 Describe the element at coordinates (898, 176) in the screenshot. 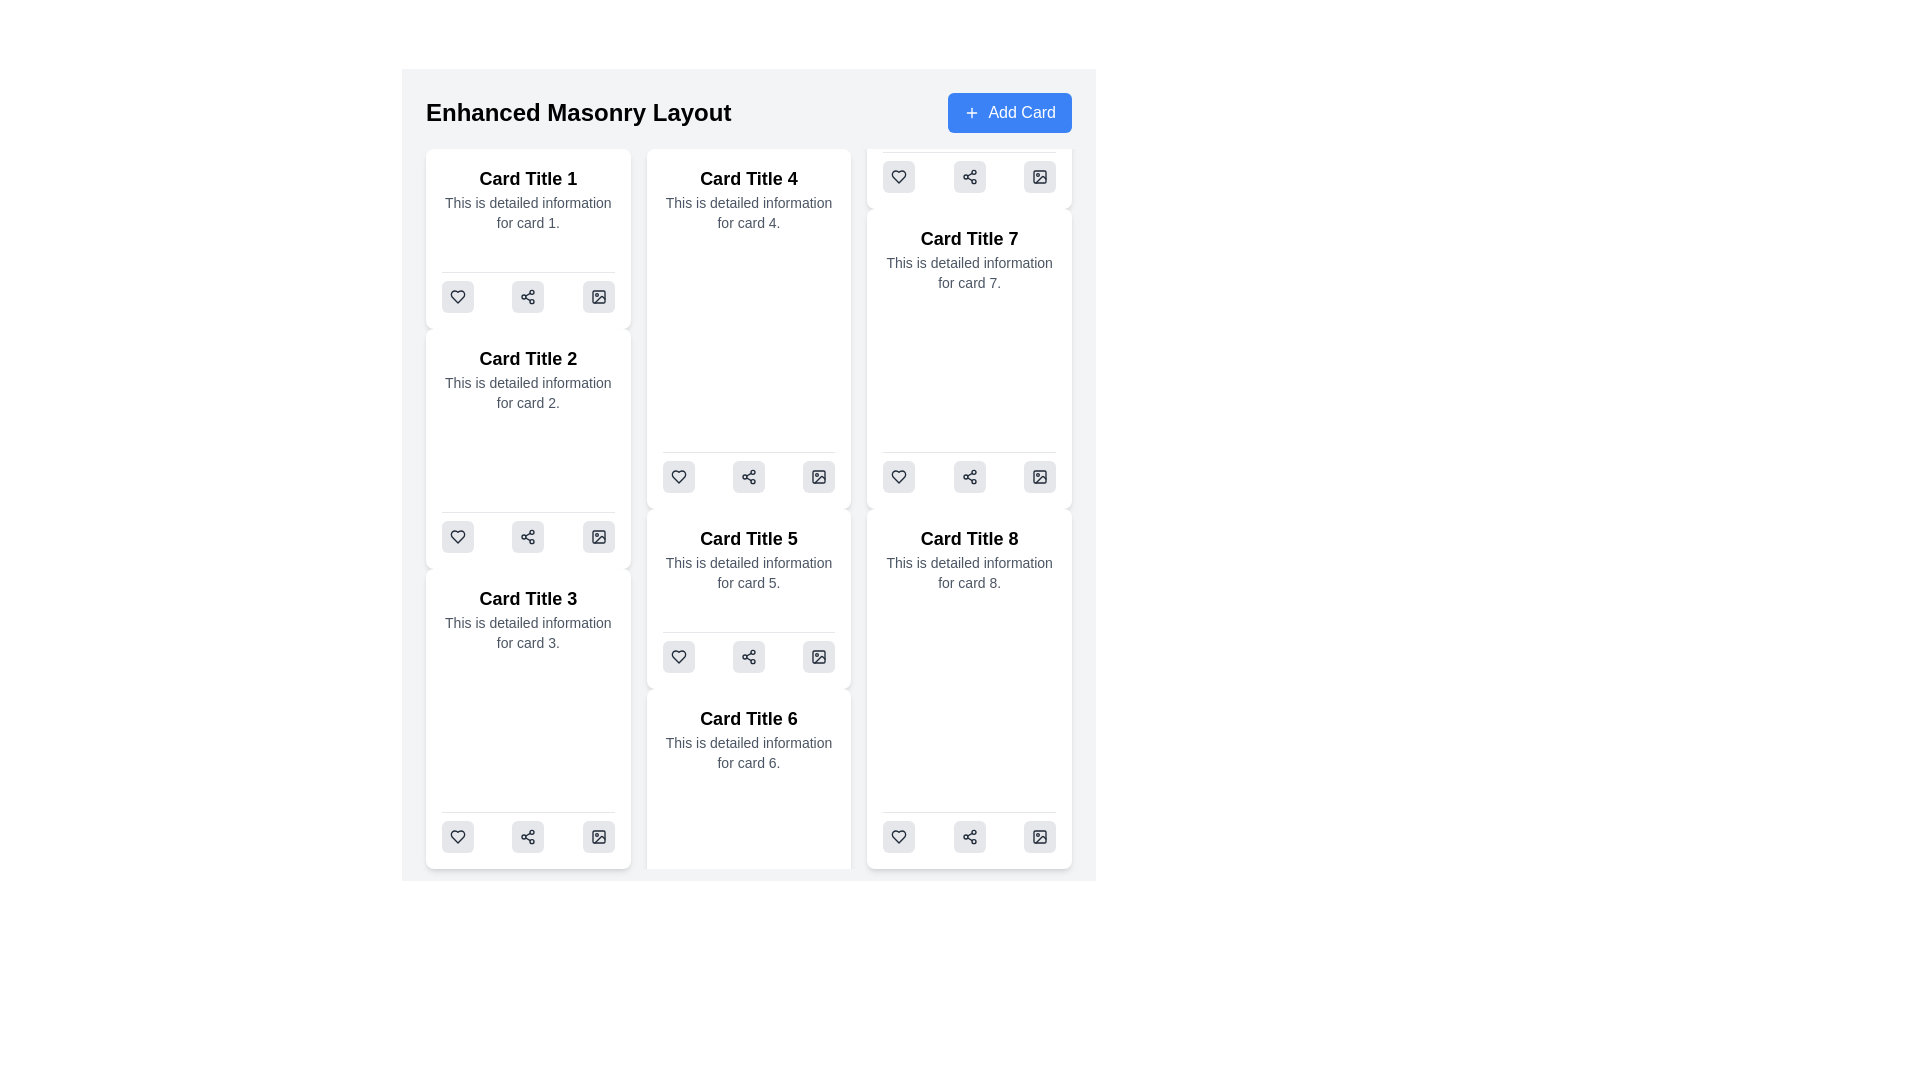

I see `the heart-shaped icon in the action bar beneath 'Card Title 7' in the 'Enhanced Masonry Layout', which represents a 'like' or 'favorite' functionality` at that location.